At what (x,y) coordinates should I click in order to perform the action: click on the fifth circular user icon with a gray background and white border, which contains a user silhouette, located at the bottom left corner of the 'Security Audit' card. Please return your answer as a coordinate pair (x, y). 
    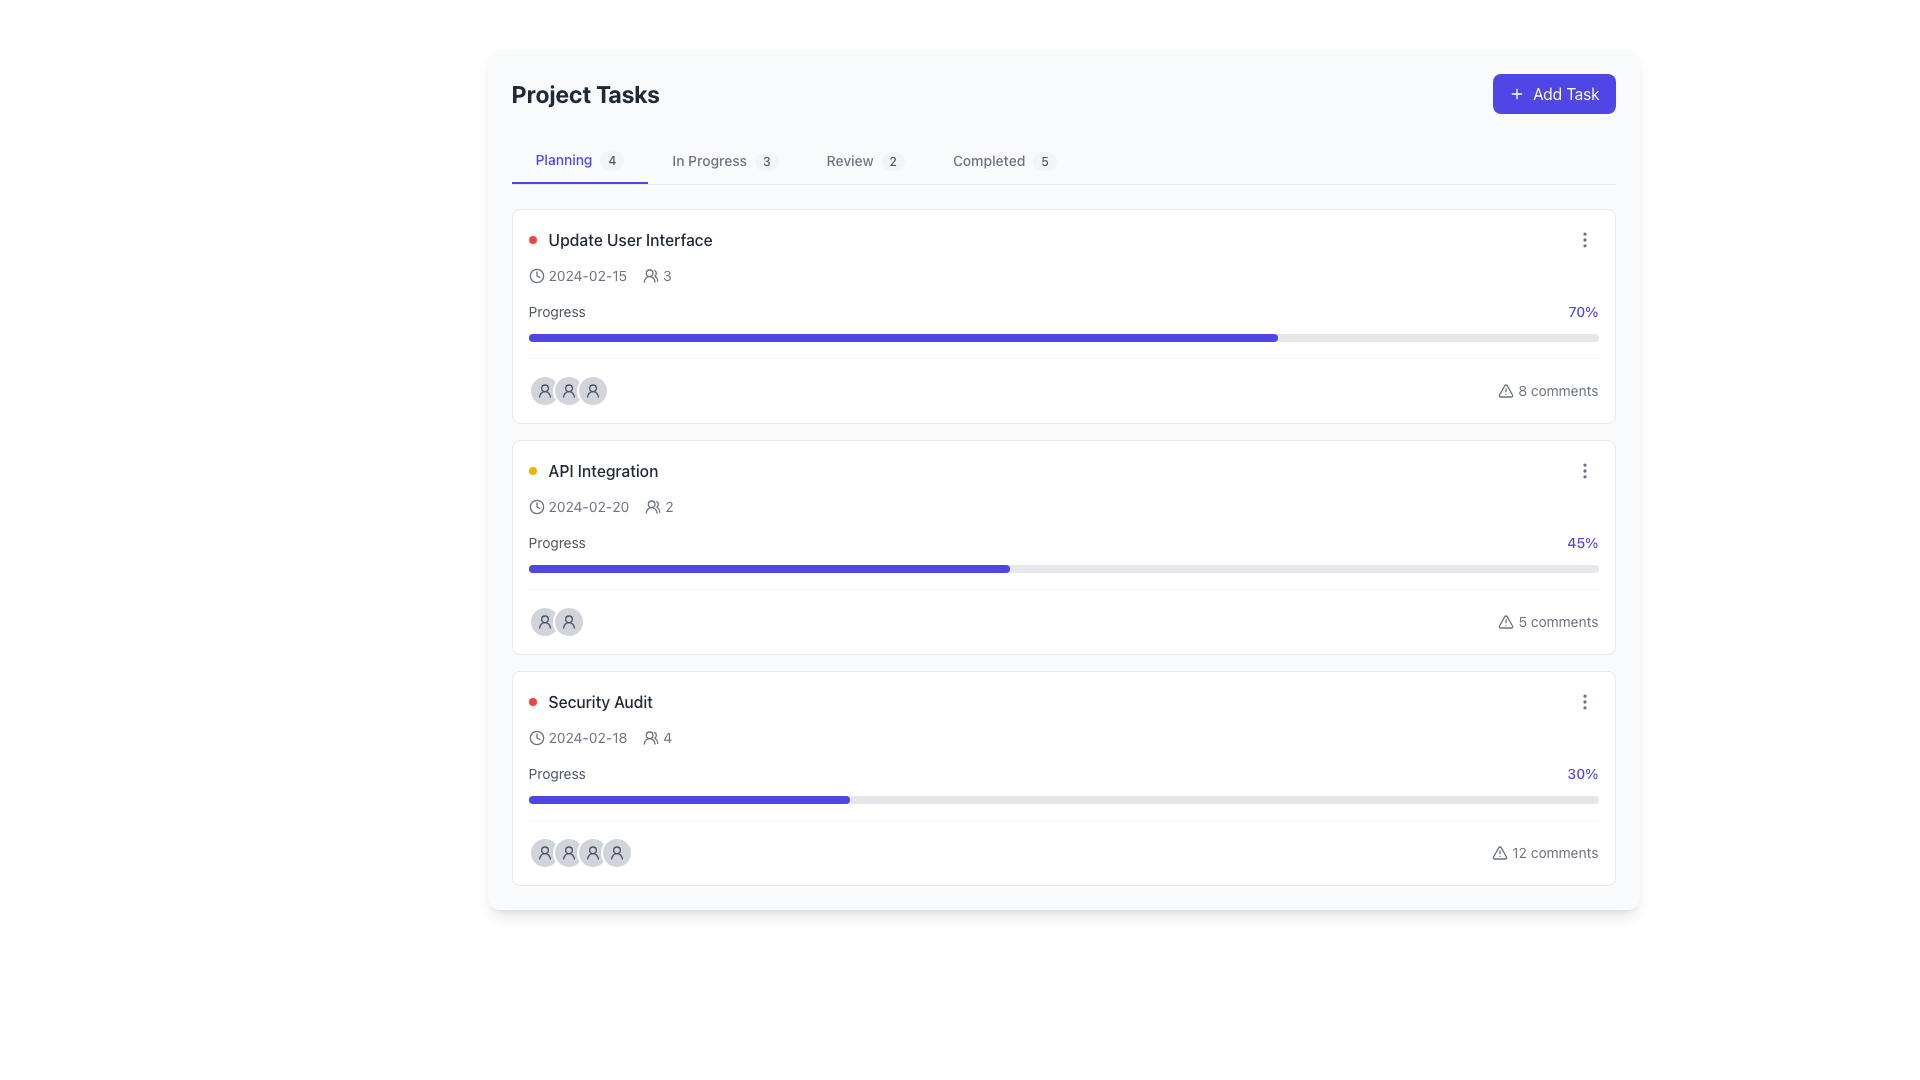
    Looking at the image, I should click on (615, 852).